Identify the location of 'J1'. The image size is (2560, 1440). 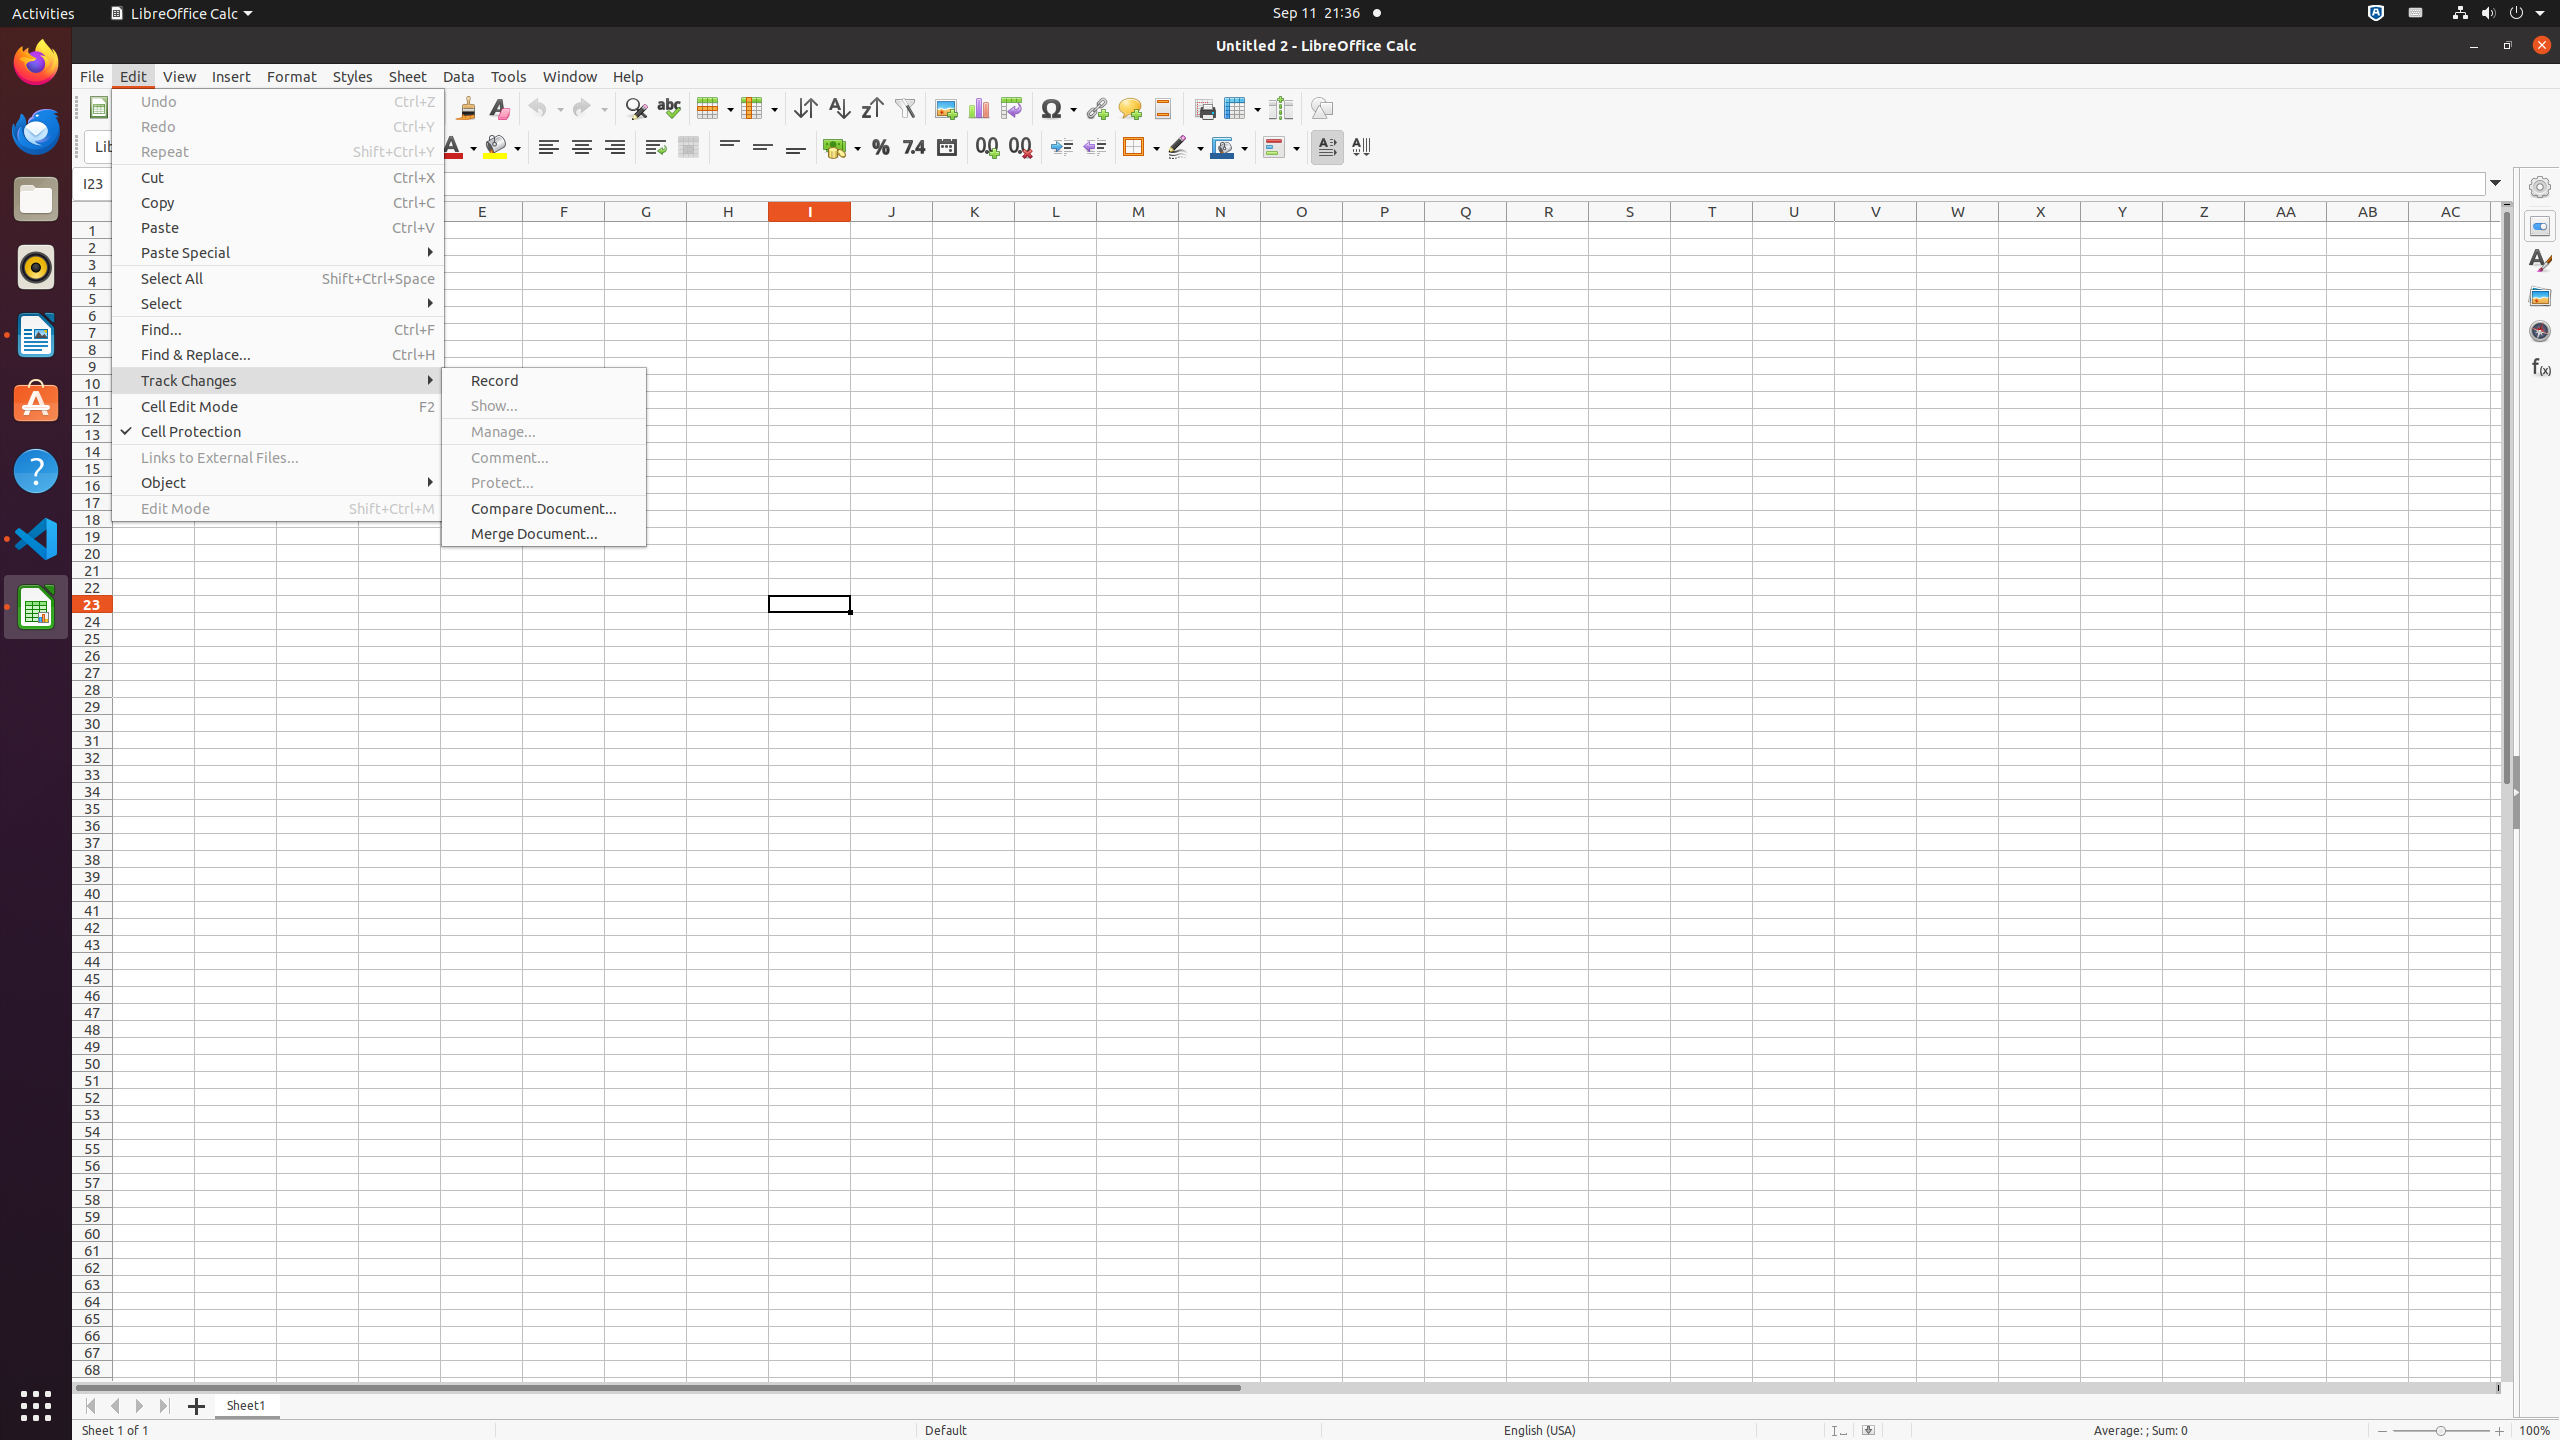
(890, 229).